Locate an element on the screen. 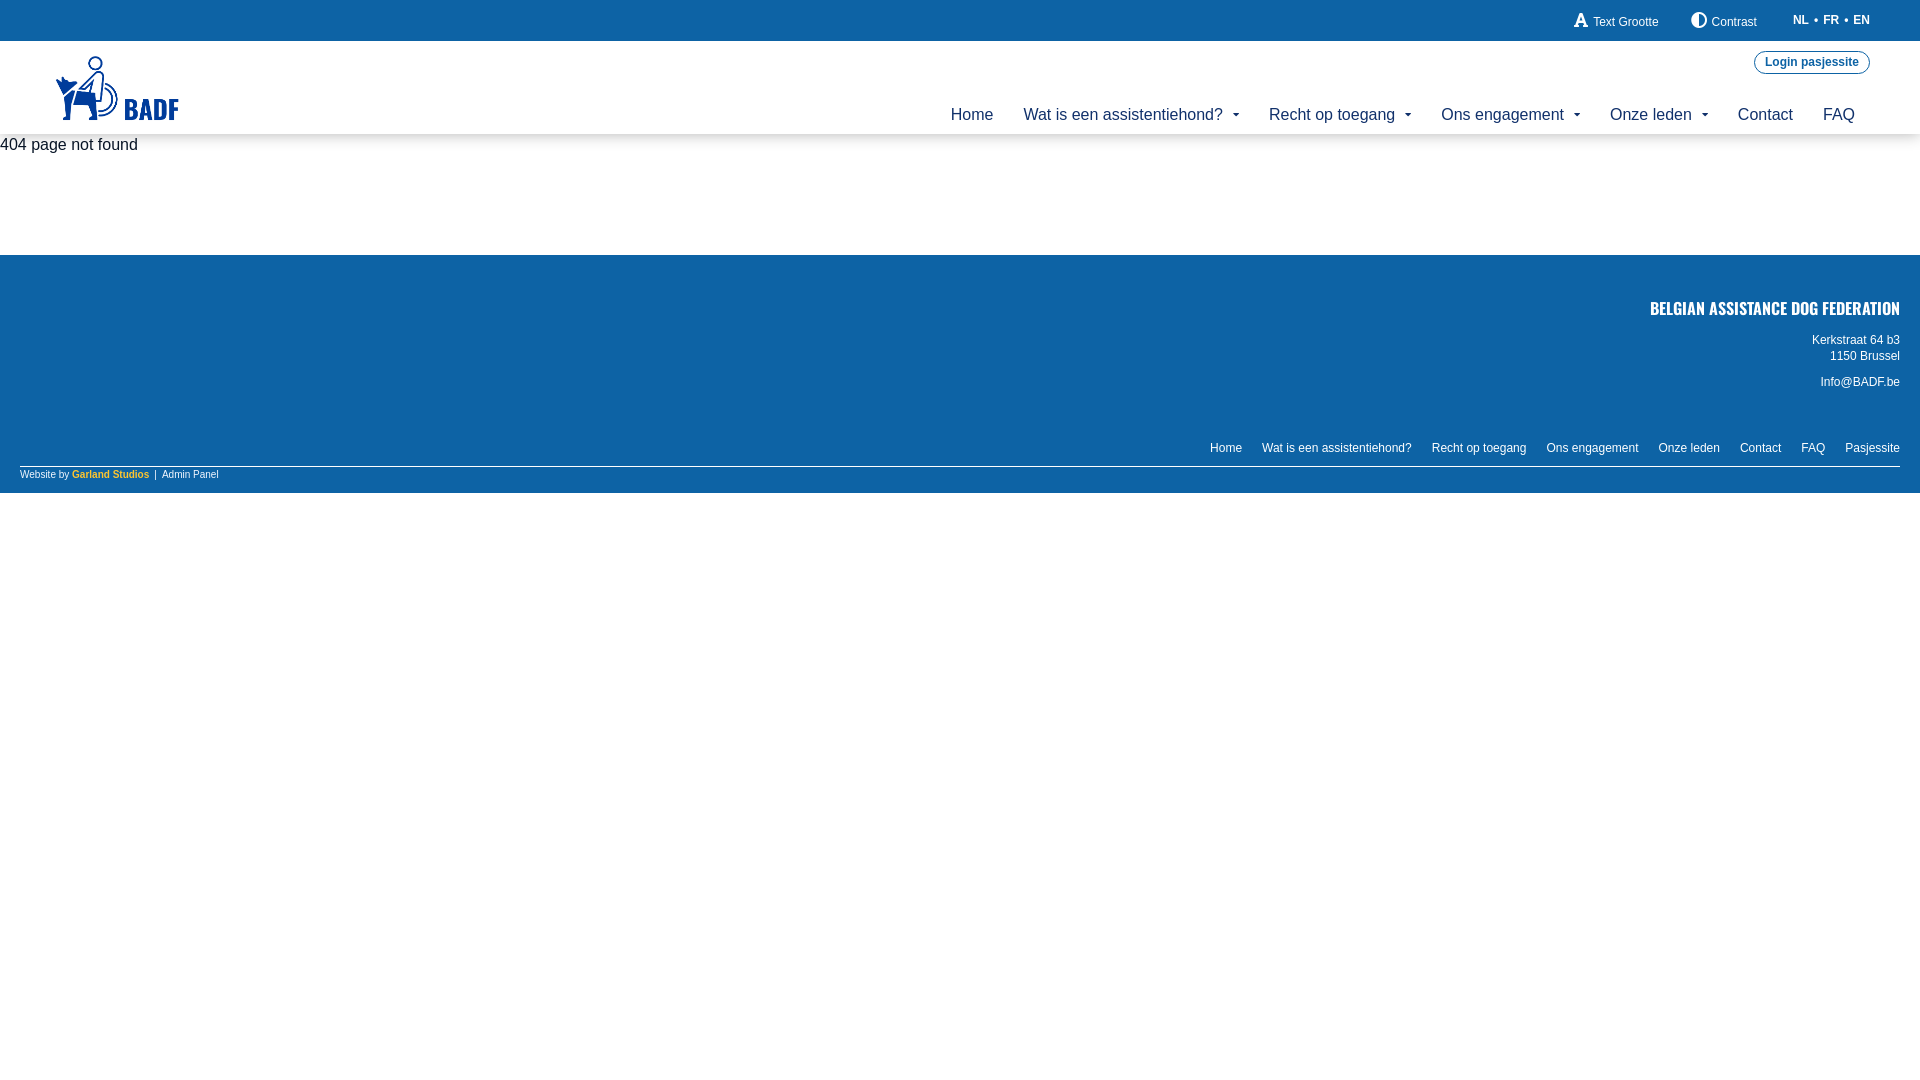 This screenshot has width=1920, height=1080. 'Admin Panel' is located at coordinates (190, 474).